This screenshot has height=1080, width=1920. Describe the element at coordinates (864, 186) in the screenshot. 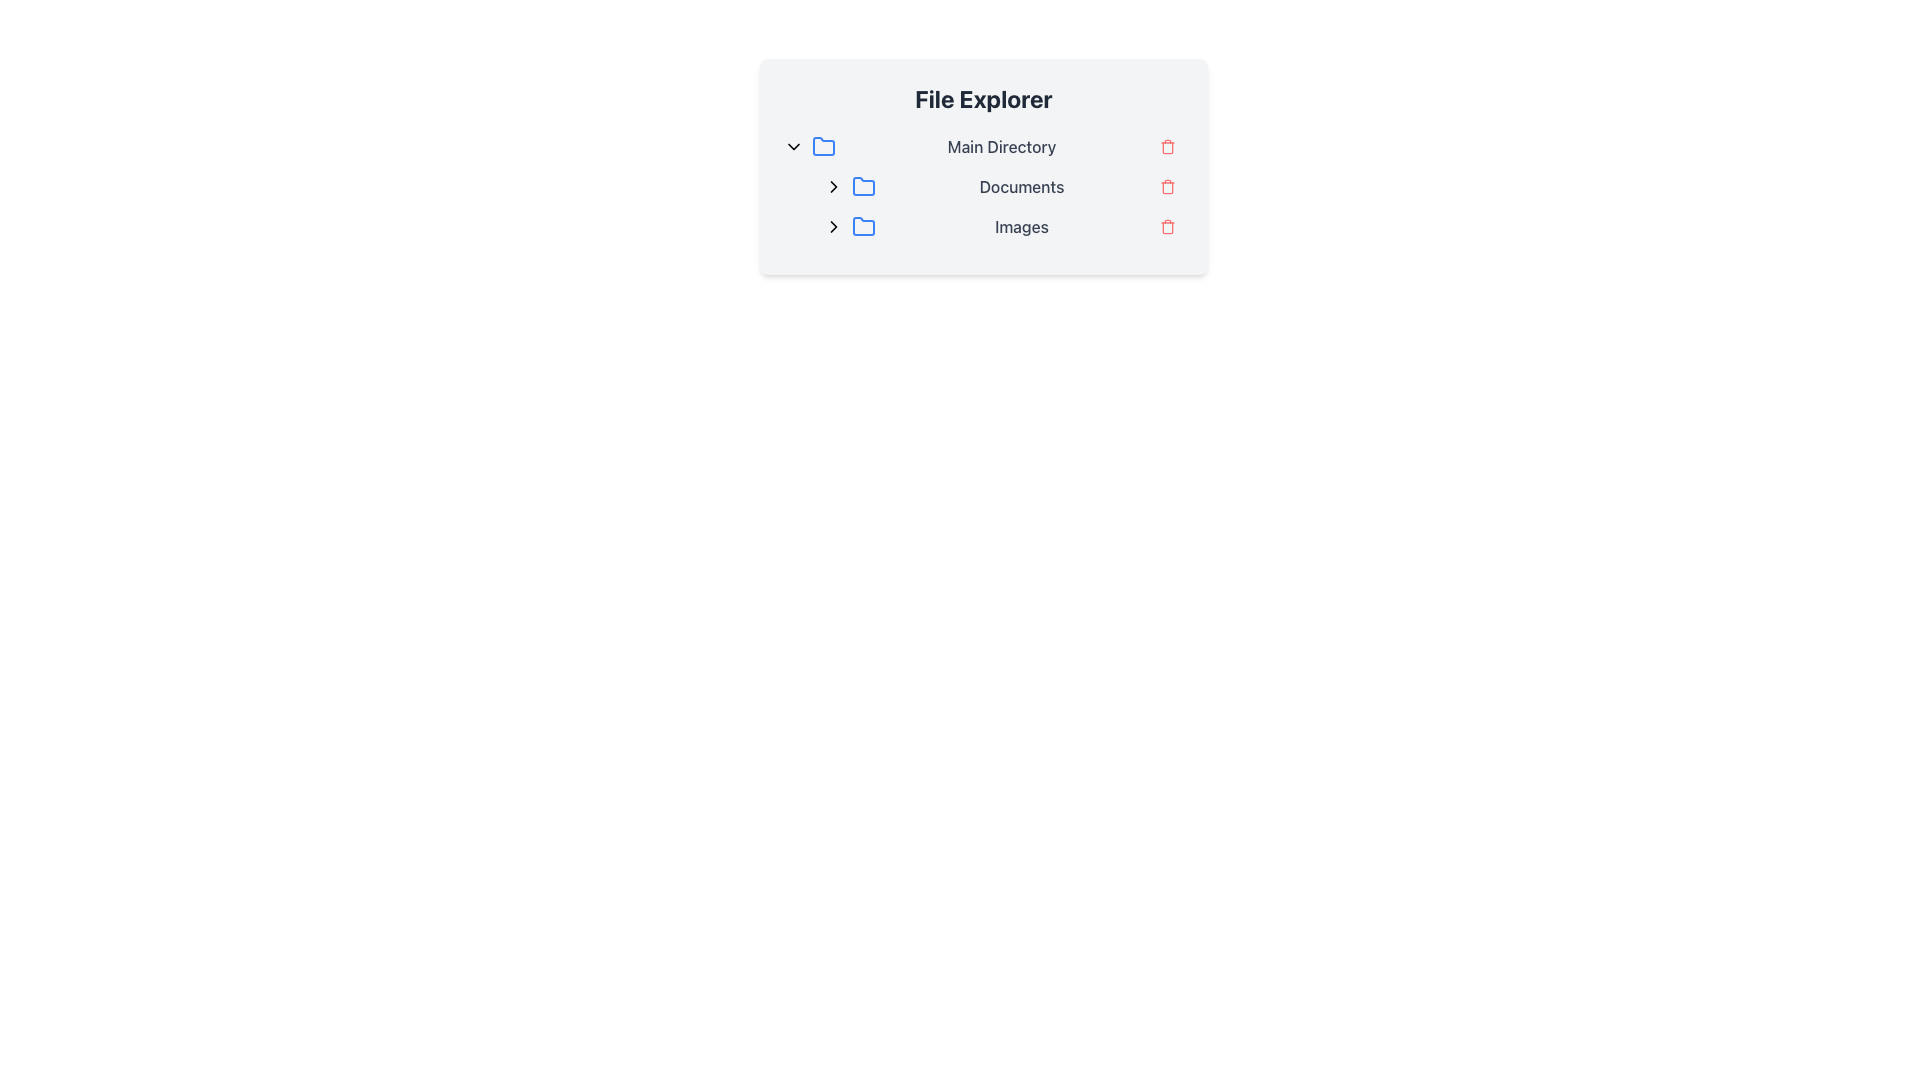

I see `the folder icon located to the left of the 'Documents' text in the file explorer UI` at that location.